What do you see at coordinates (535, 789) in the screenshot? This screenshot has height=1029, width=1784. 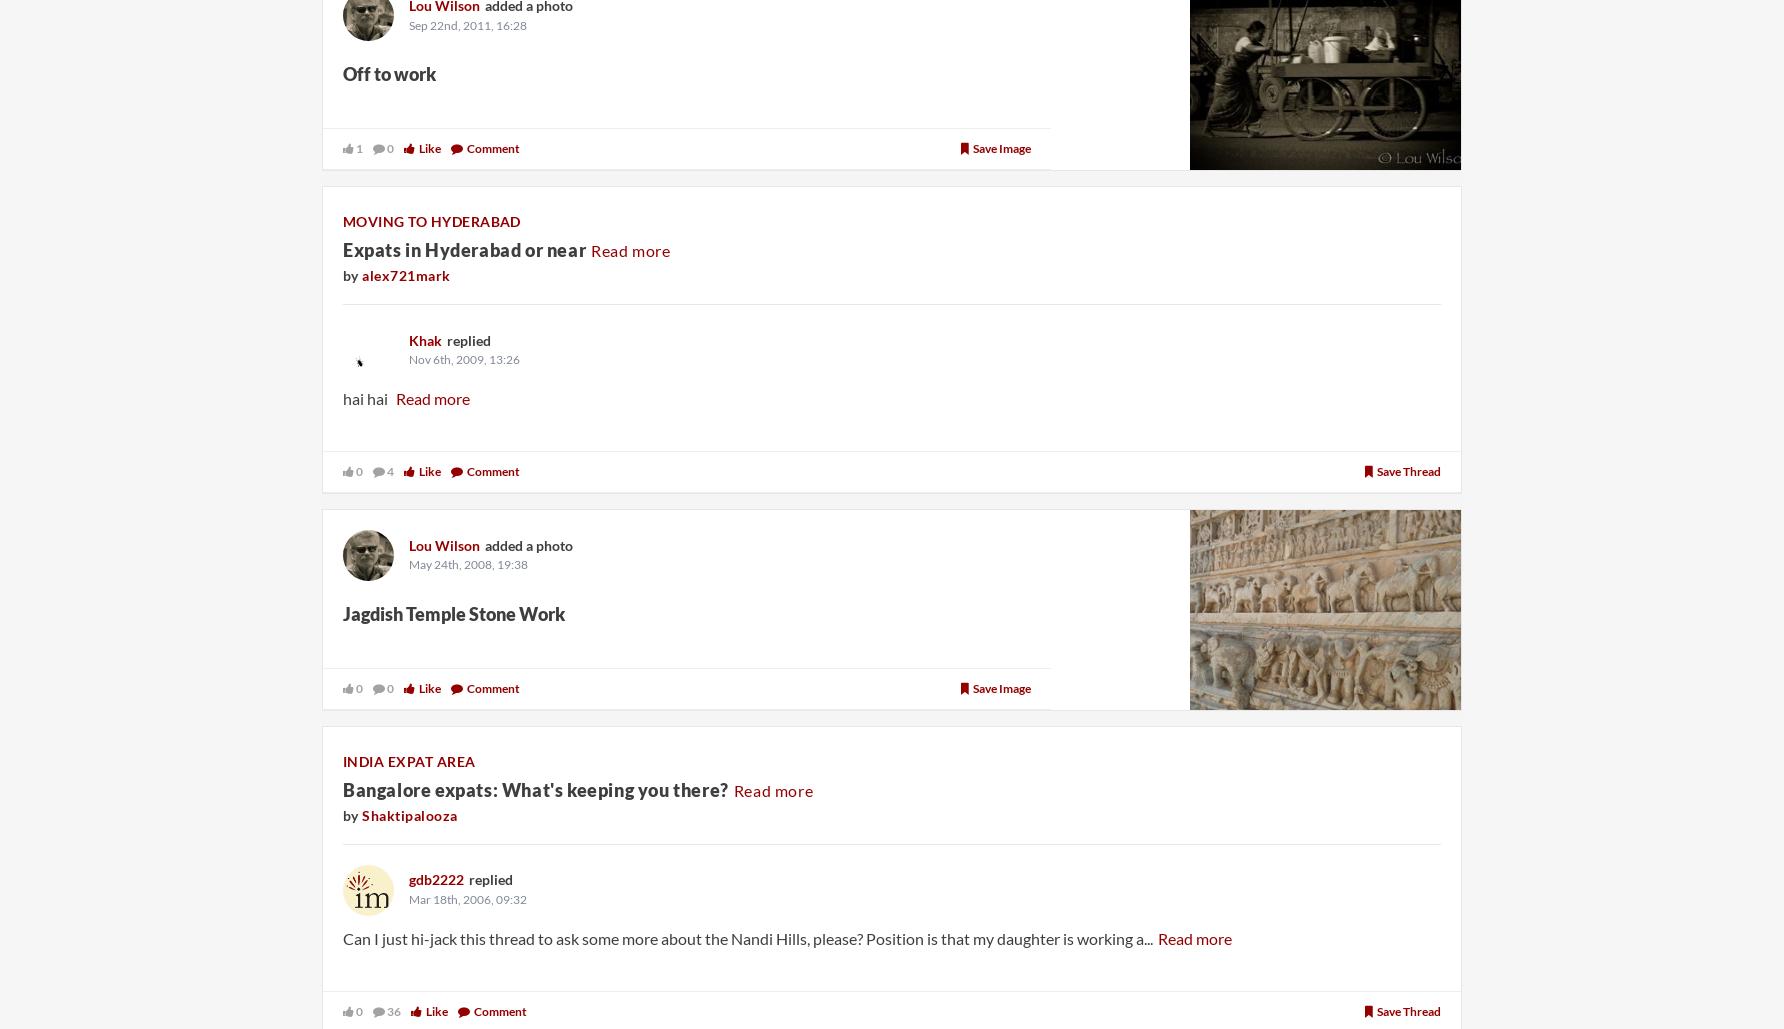 I see `'Bangalore expats: What's keeping you there?'` at bounding box center [535, 789].